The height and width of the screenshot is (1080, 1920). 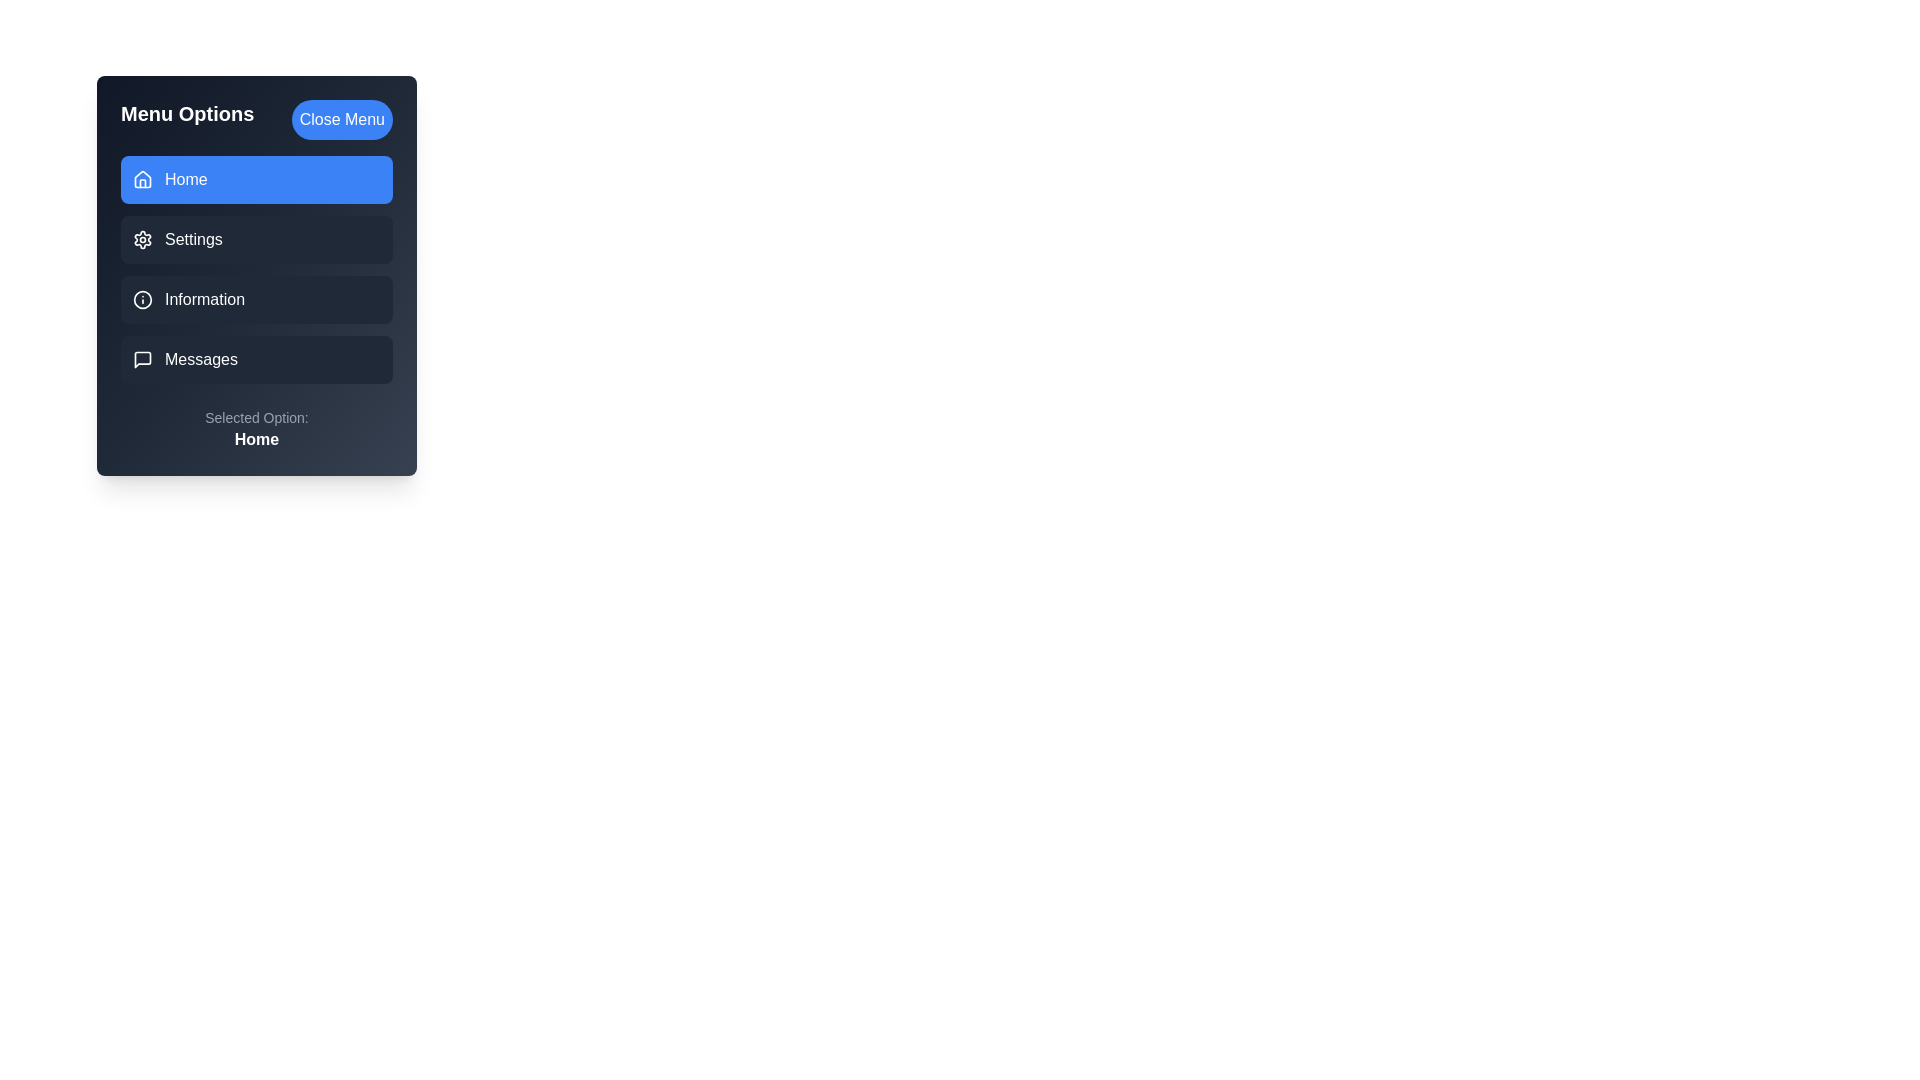 I want to click on the gear icon, so click(x=142, y=238).